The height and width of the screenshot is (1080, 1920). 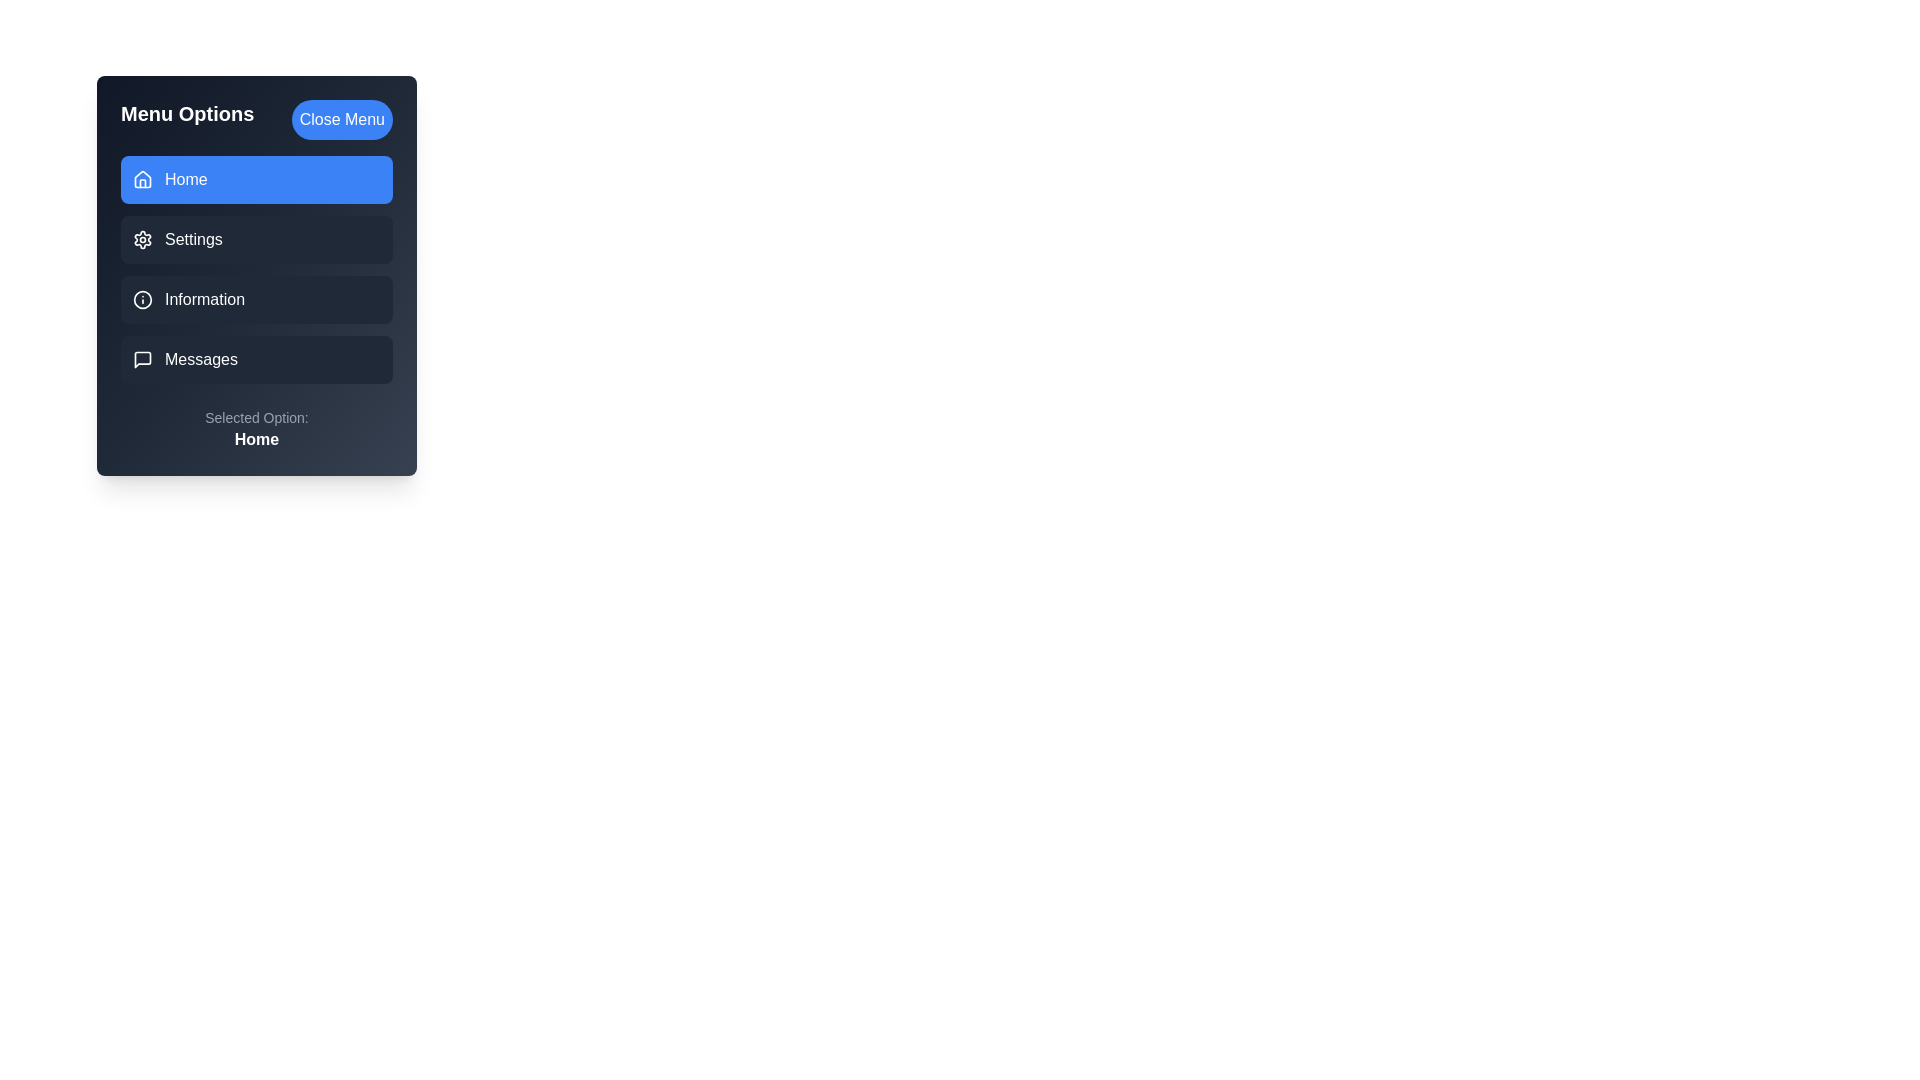 I want to click on the gear icon, so click(x=142, y=238).